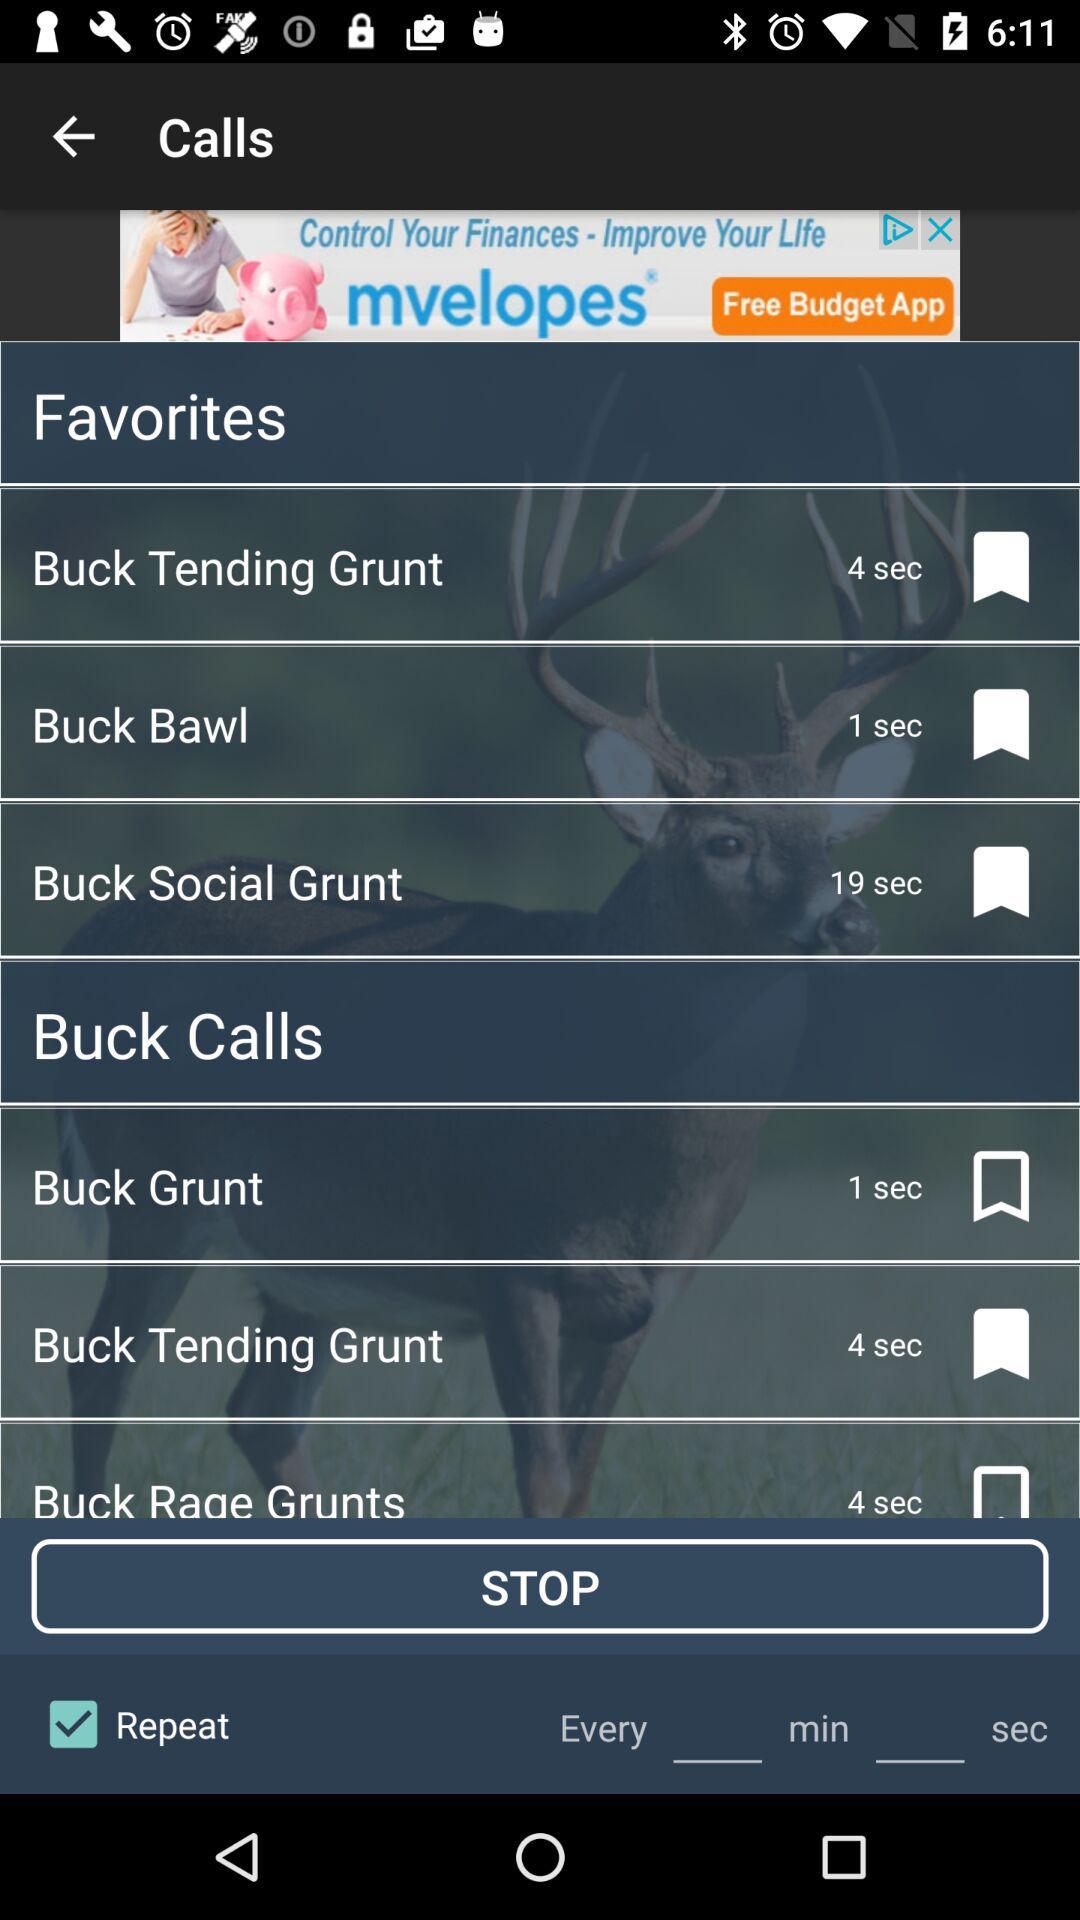  I want to click on the bookmark icon, so click(984, 1186).